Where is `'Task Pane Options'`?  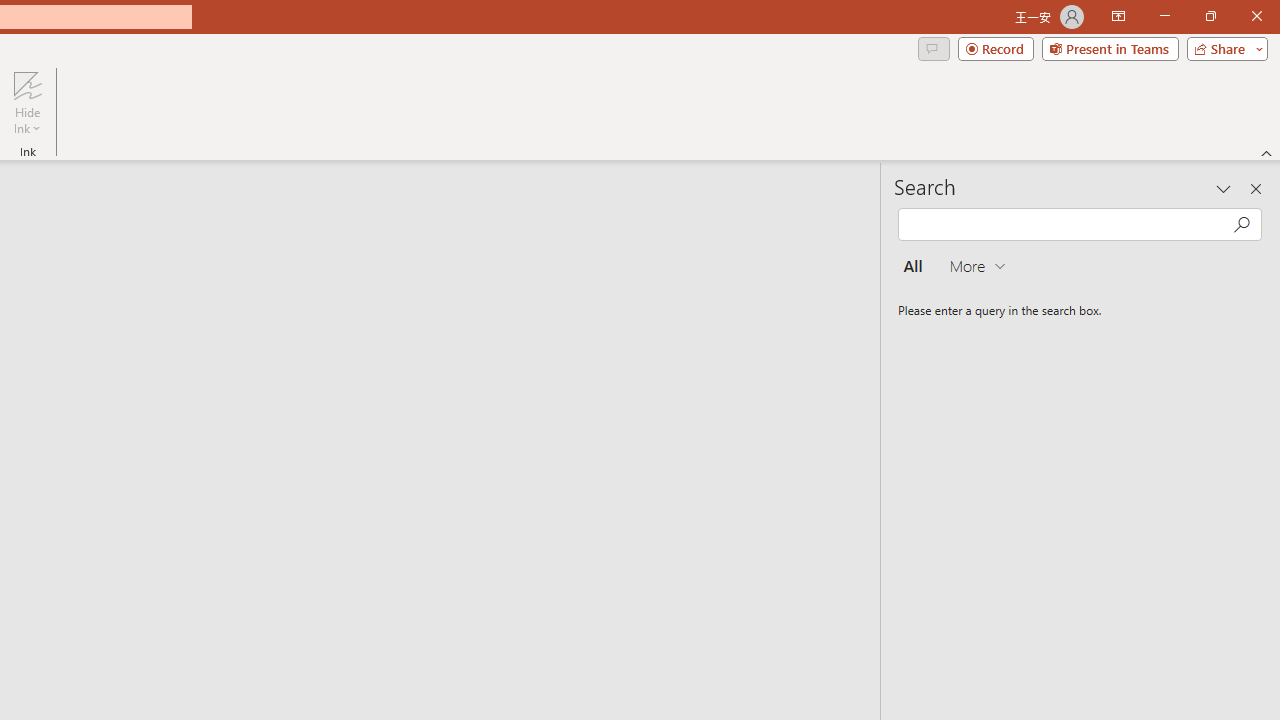
'Task Pane Options' is located at coordinates (1223, 189).